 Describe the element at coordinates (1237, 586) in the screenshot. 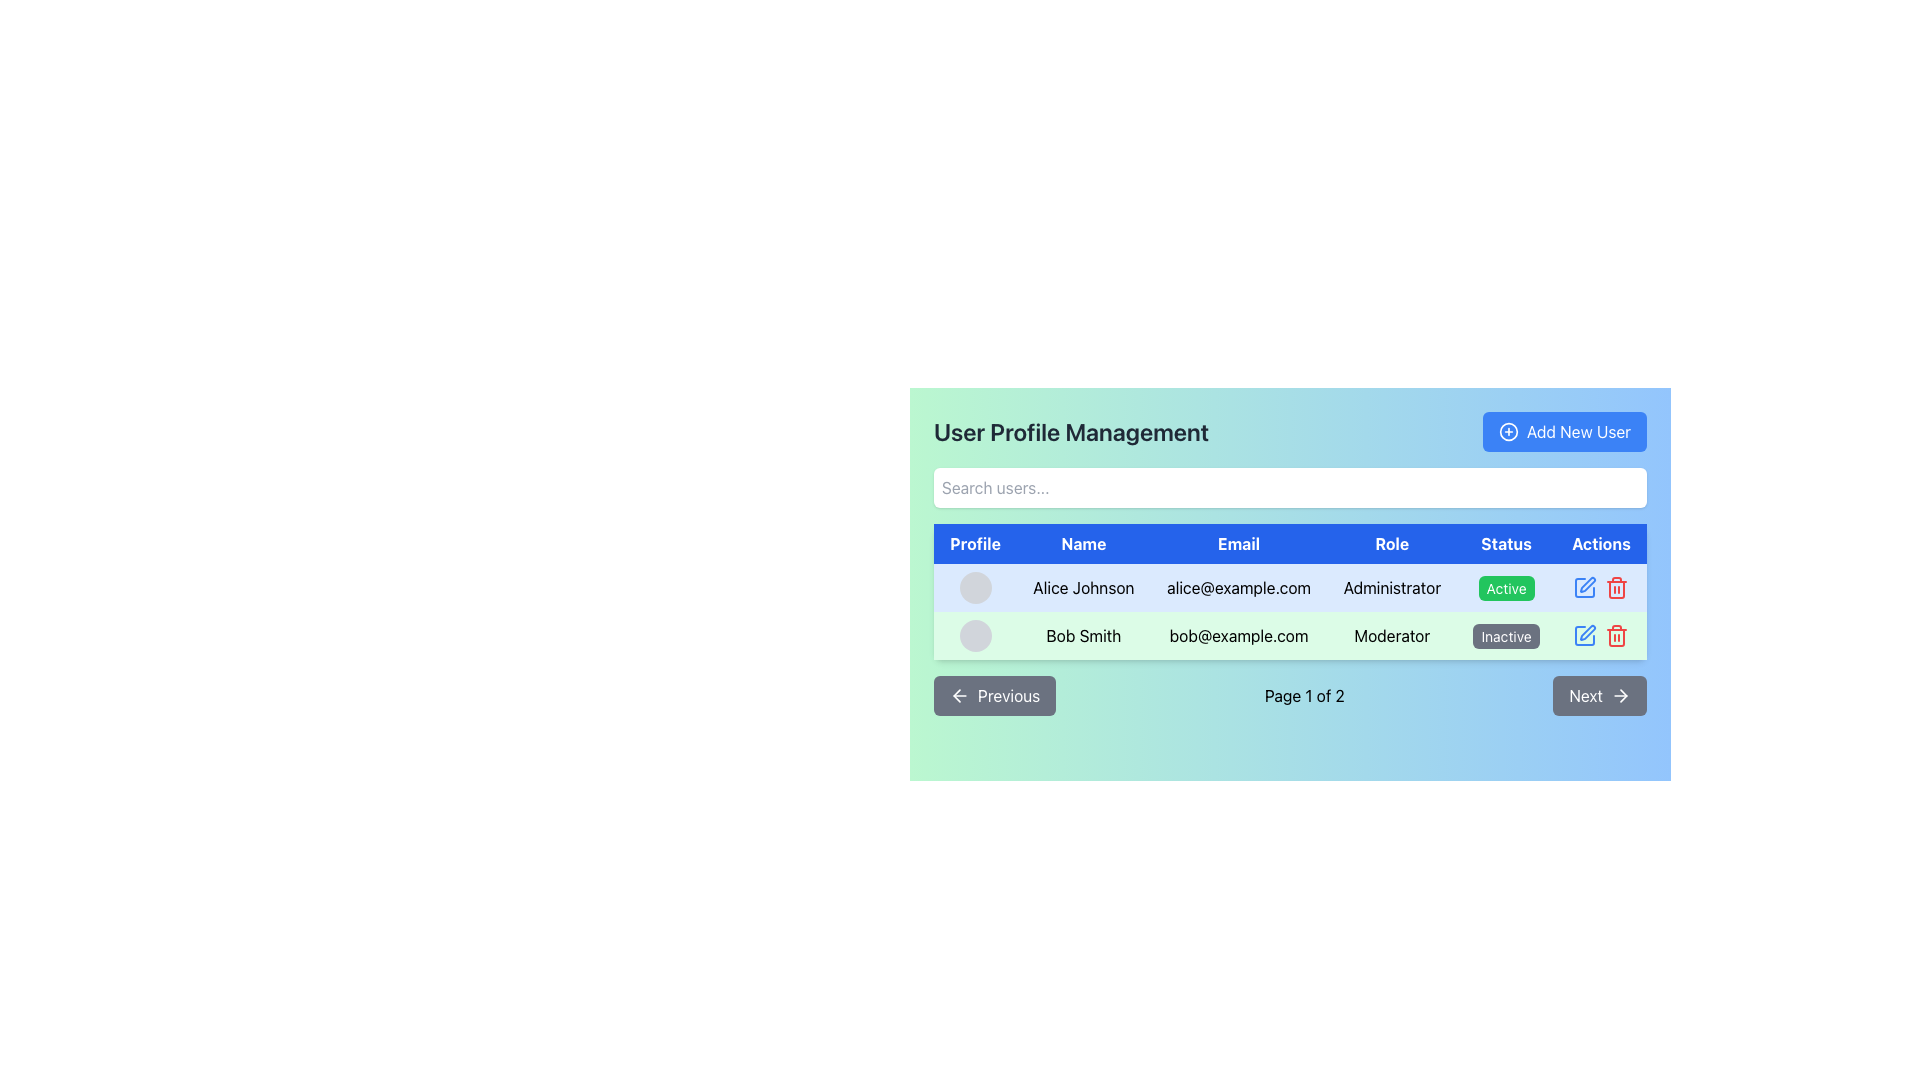

I see `the Text Display Element that shows the email address 'alice@example.com' in the third cell of the first row of a table with a light blue background` at that location.